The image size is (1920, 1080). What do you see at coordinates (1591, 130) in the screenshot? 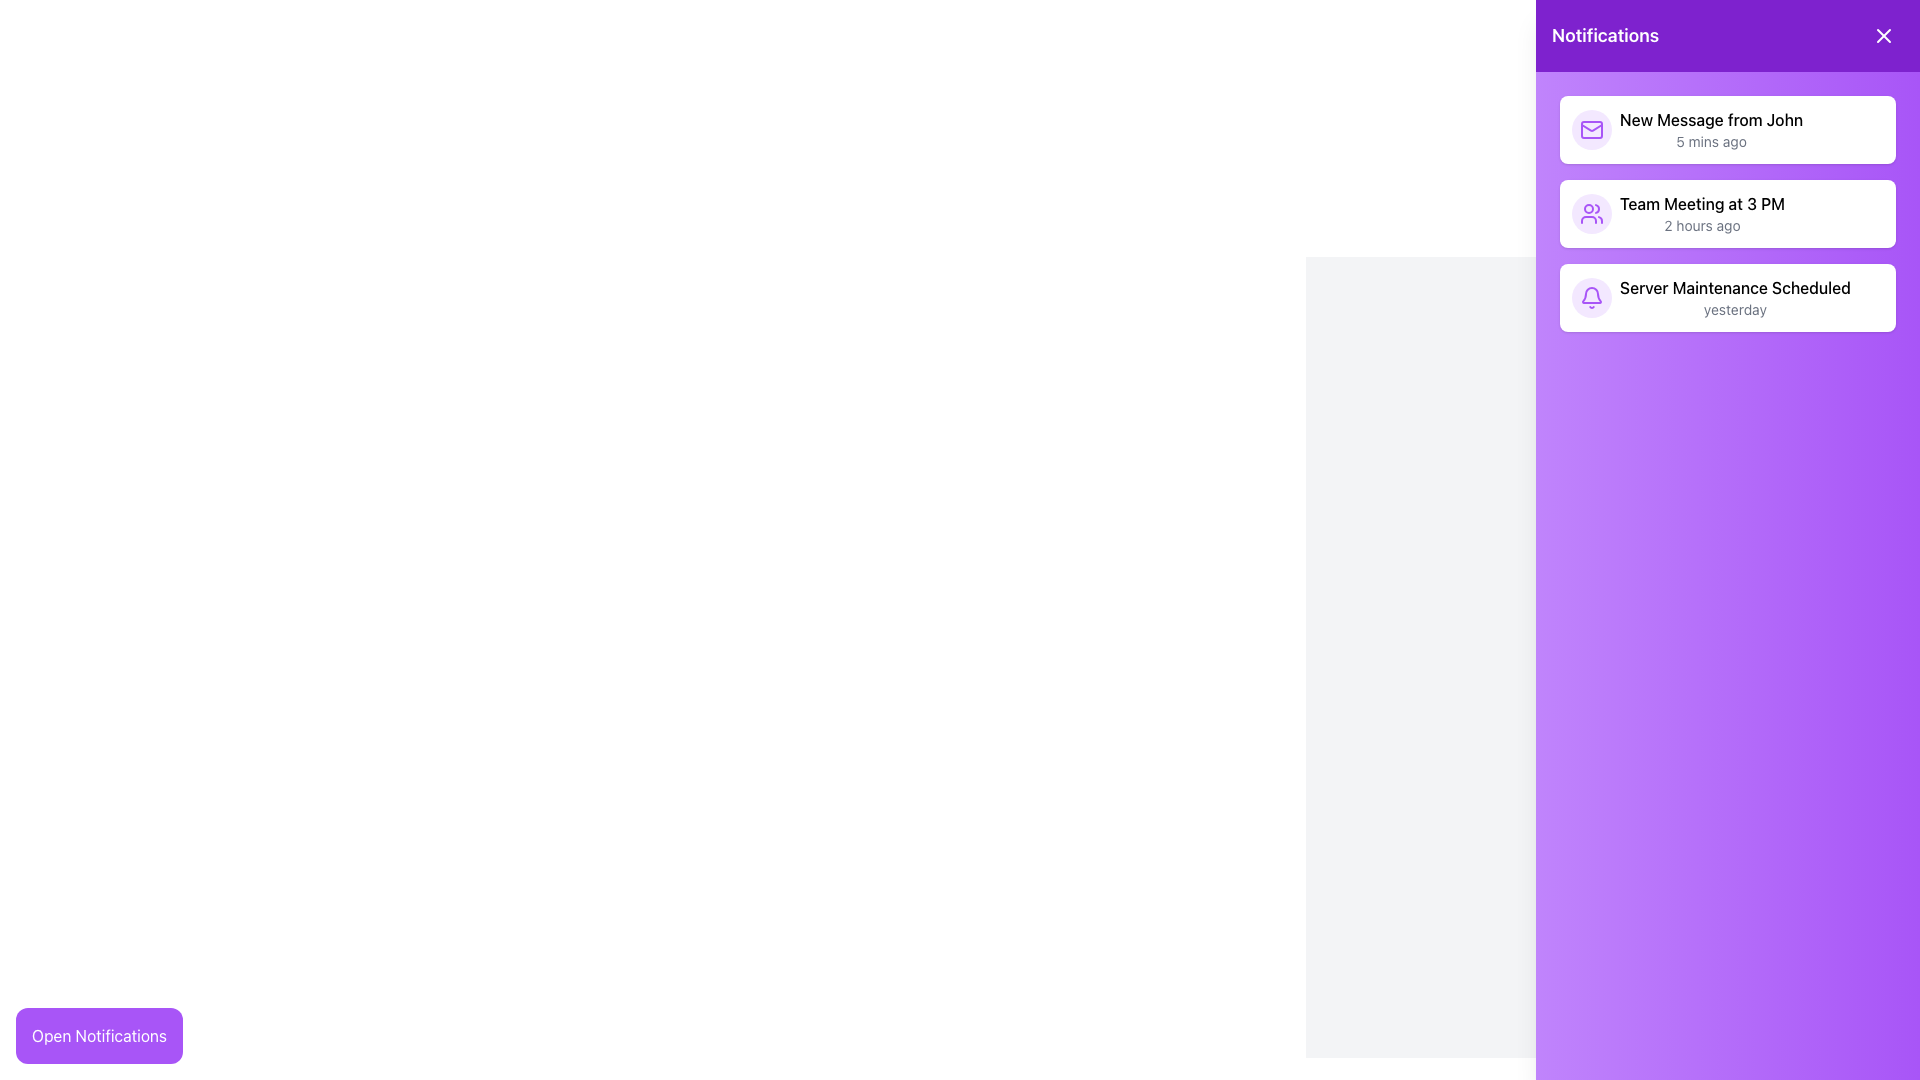
I see `the icon that visually represents a new email or message notification, located at the top-left corner of the notification labeled 'New Message from John'` at bounding box center [1591, 130].